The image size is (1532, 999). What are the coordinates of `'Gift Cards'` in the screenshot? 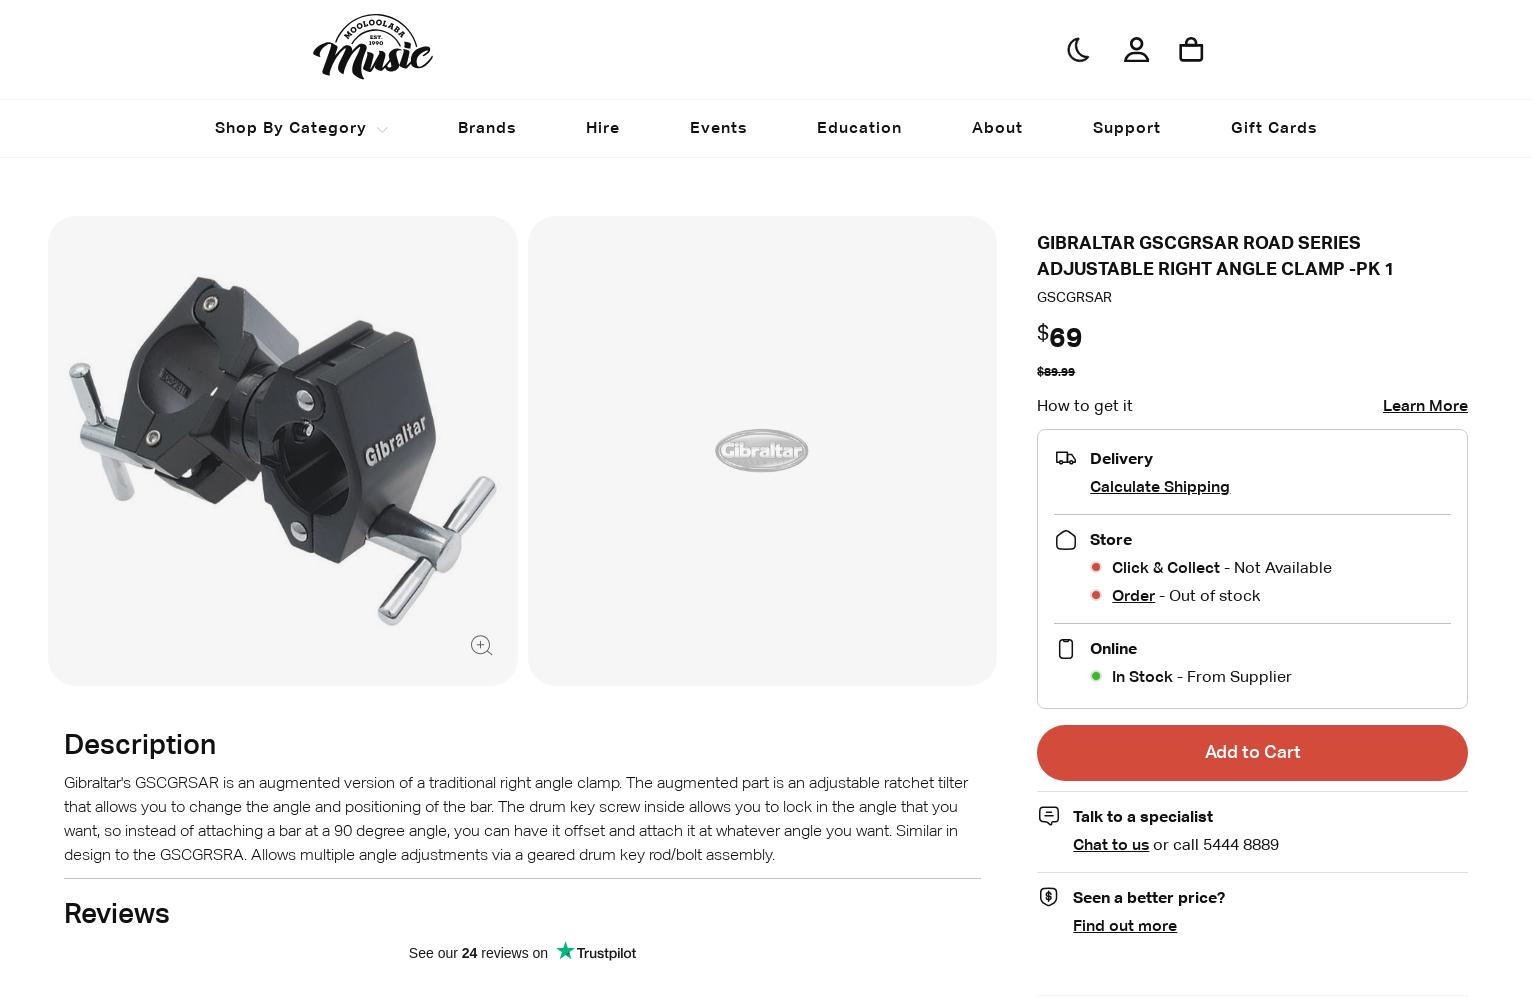 It's located at (1230, 127).